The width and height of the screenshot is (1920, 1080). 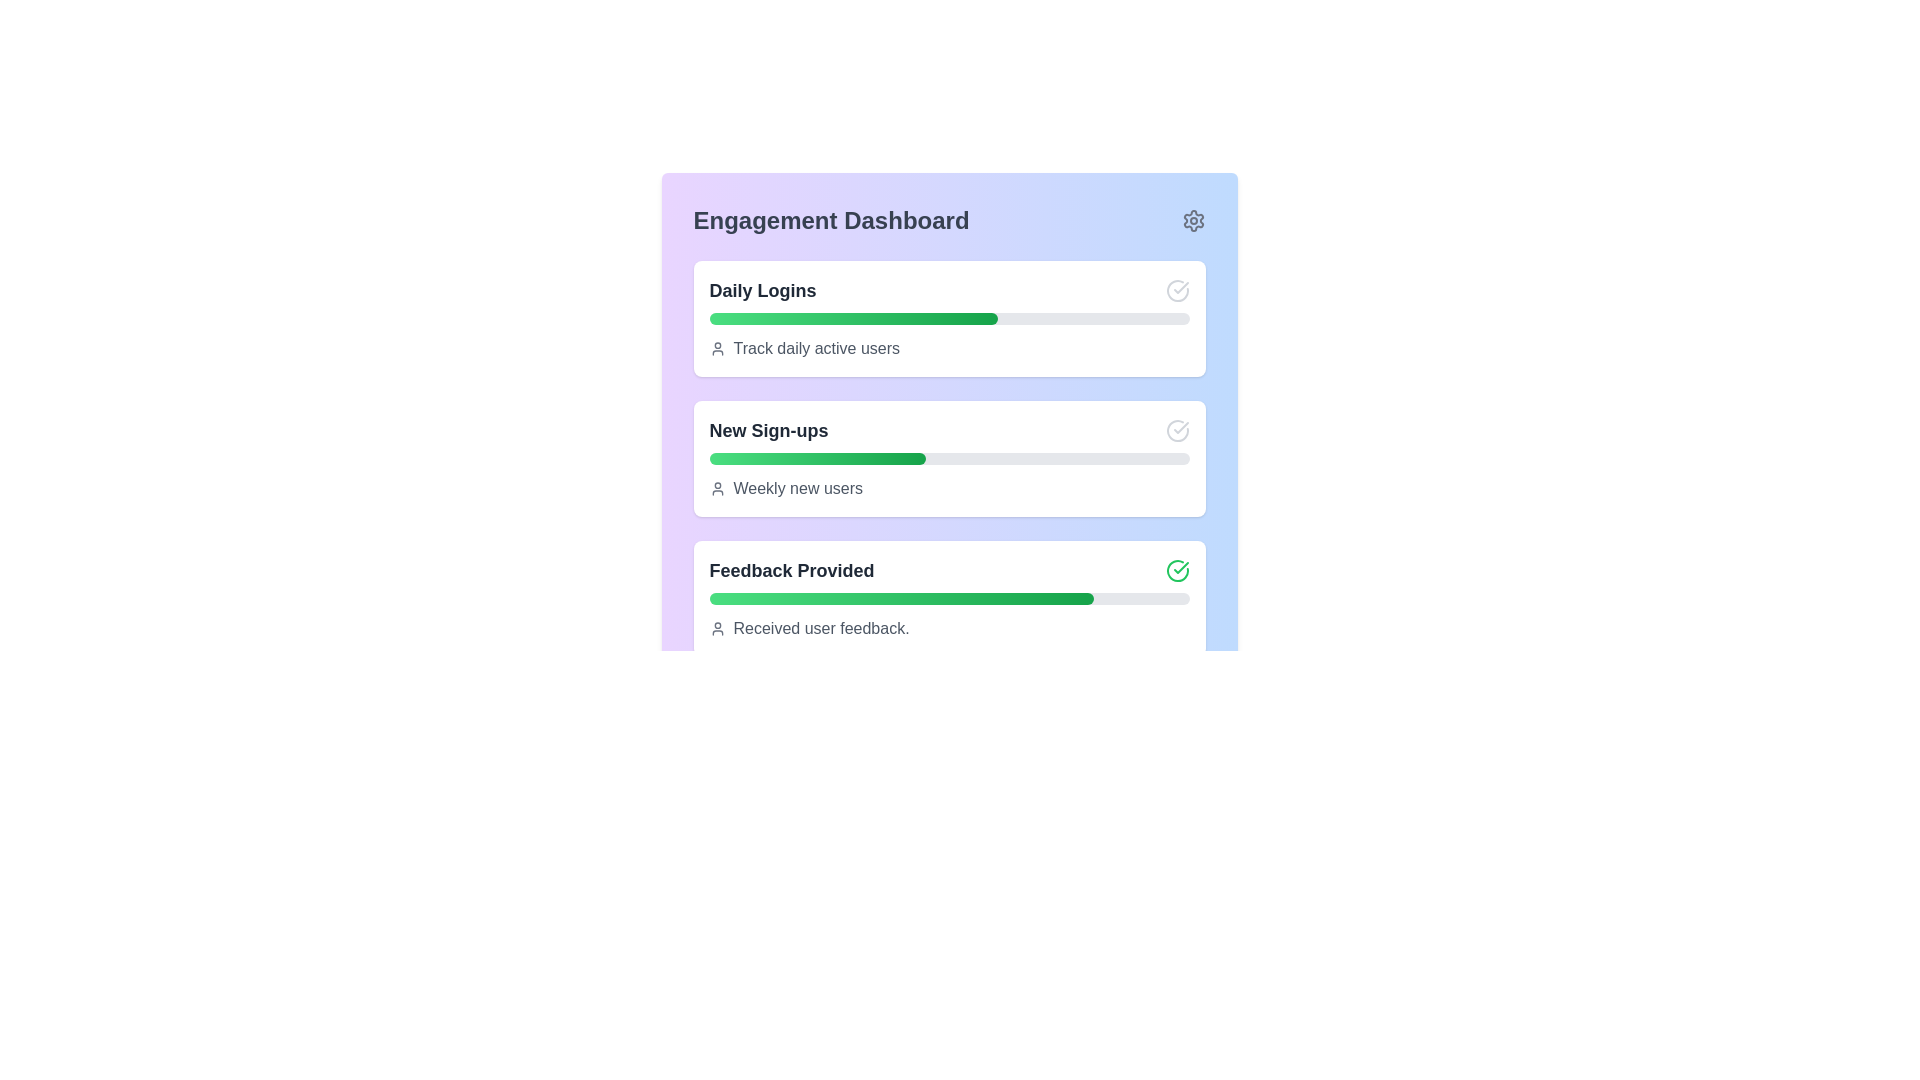 I want to click on the vector graphic element representing the status icon located on the right side of the 'Daily Logins' card in the dashboard interface, so click(x=1177, y=290).